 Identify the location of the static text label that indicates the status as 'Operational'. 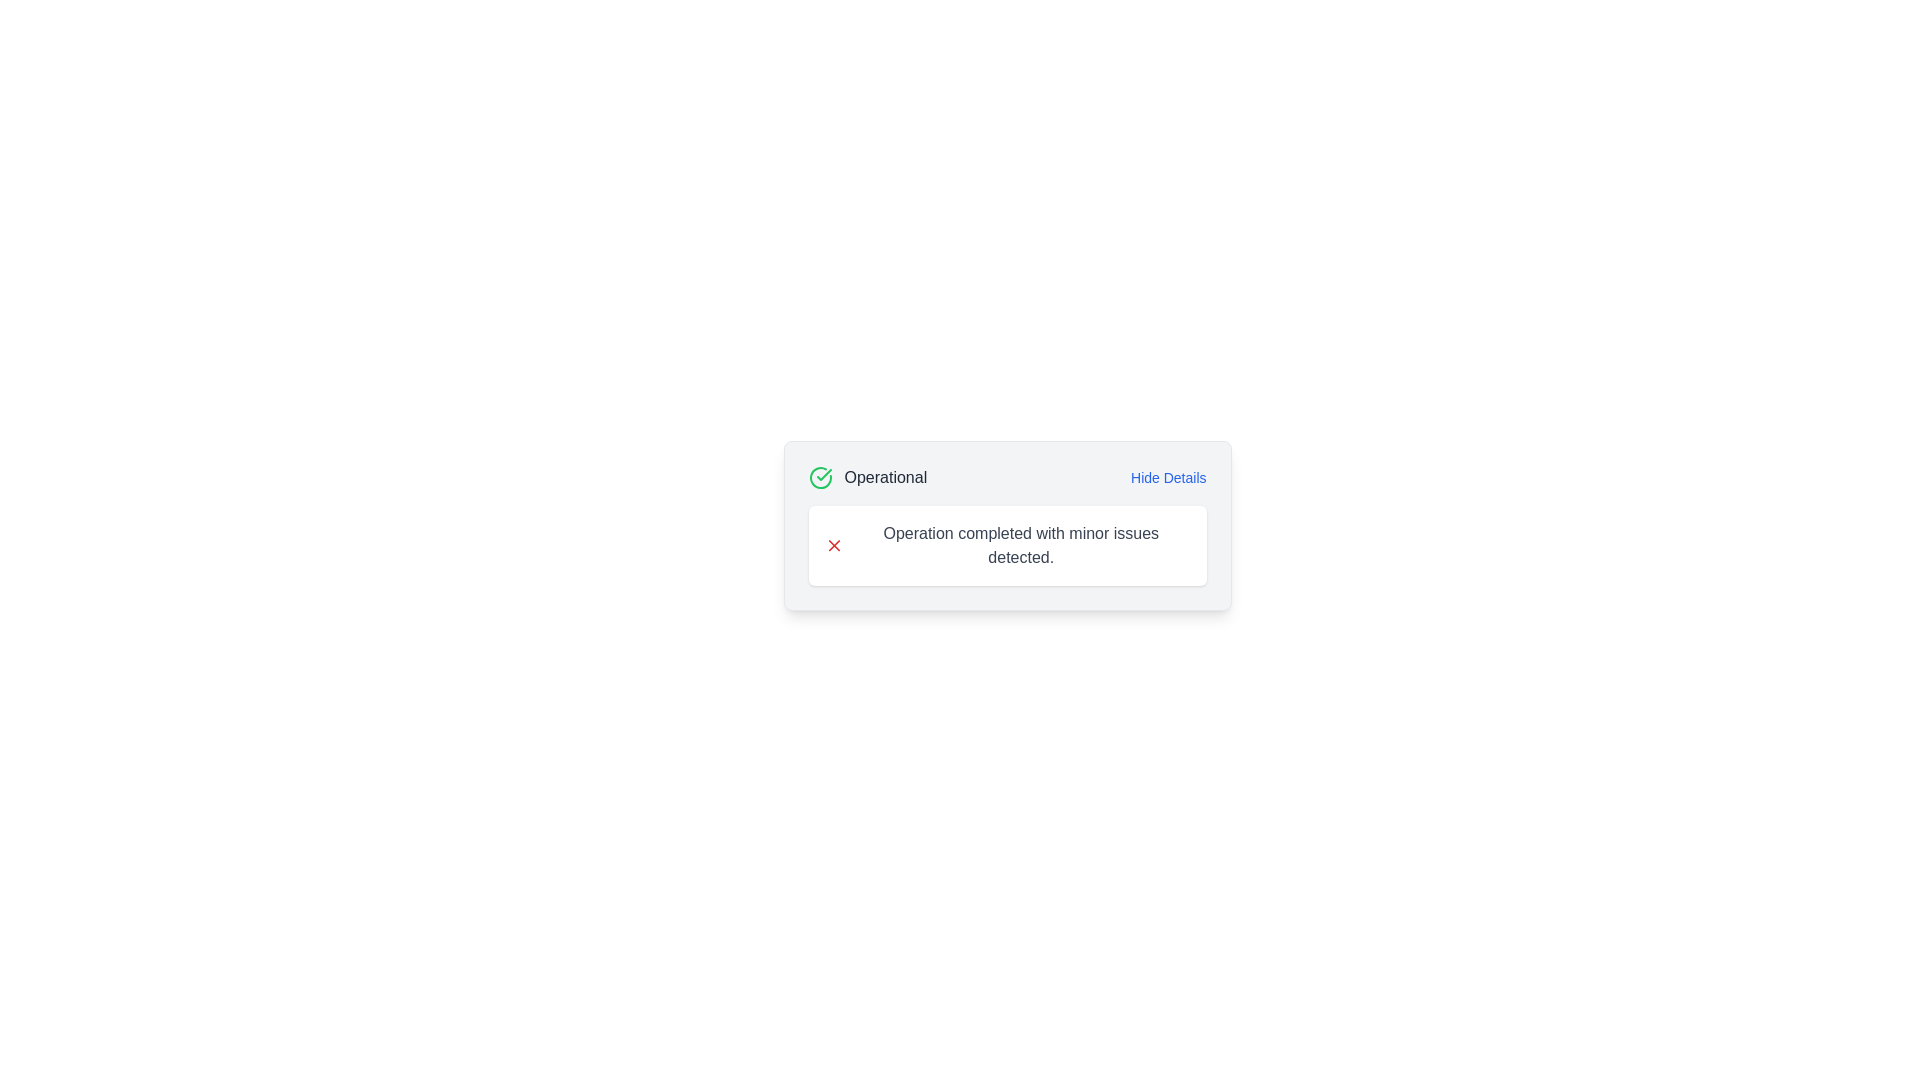
(884, 478).